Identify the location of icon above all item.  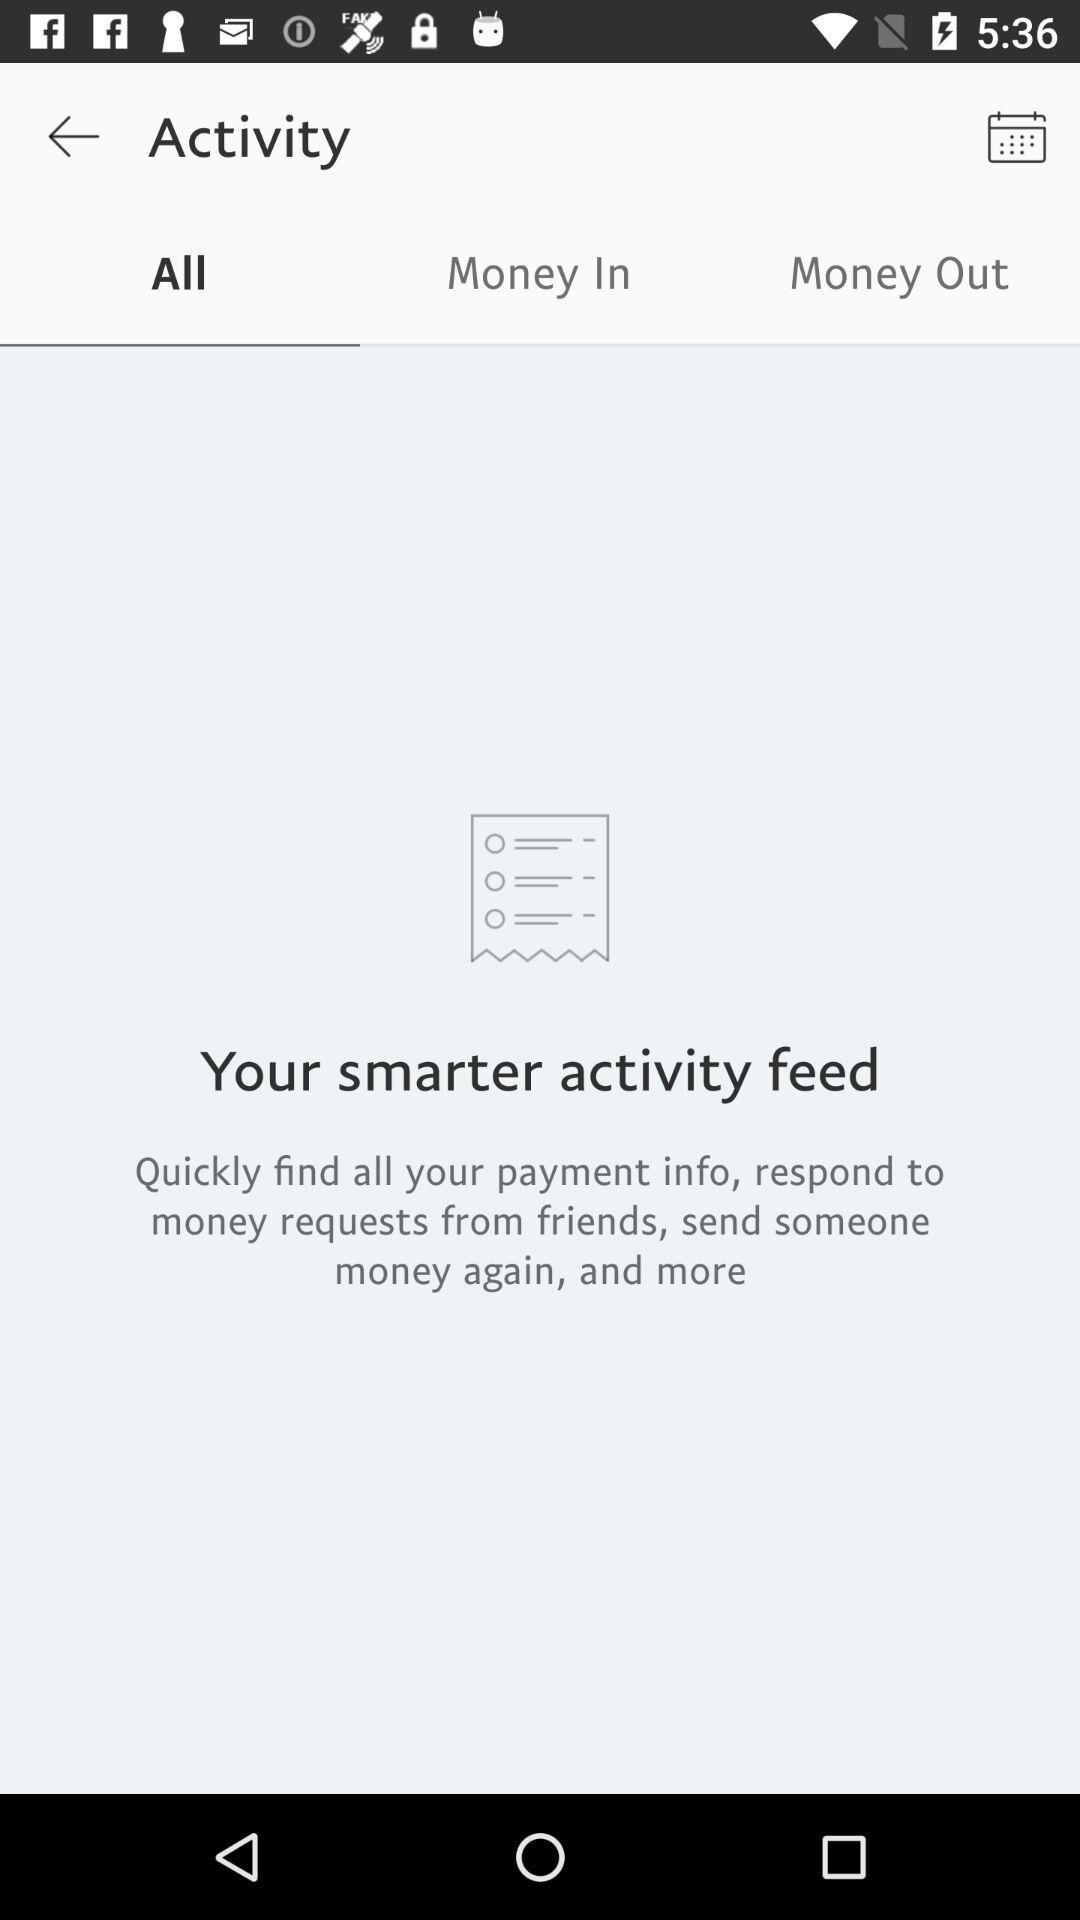
(72, 135).